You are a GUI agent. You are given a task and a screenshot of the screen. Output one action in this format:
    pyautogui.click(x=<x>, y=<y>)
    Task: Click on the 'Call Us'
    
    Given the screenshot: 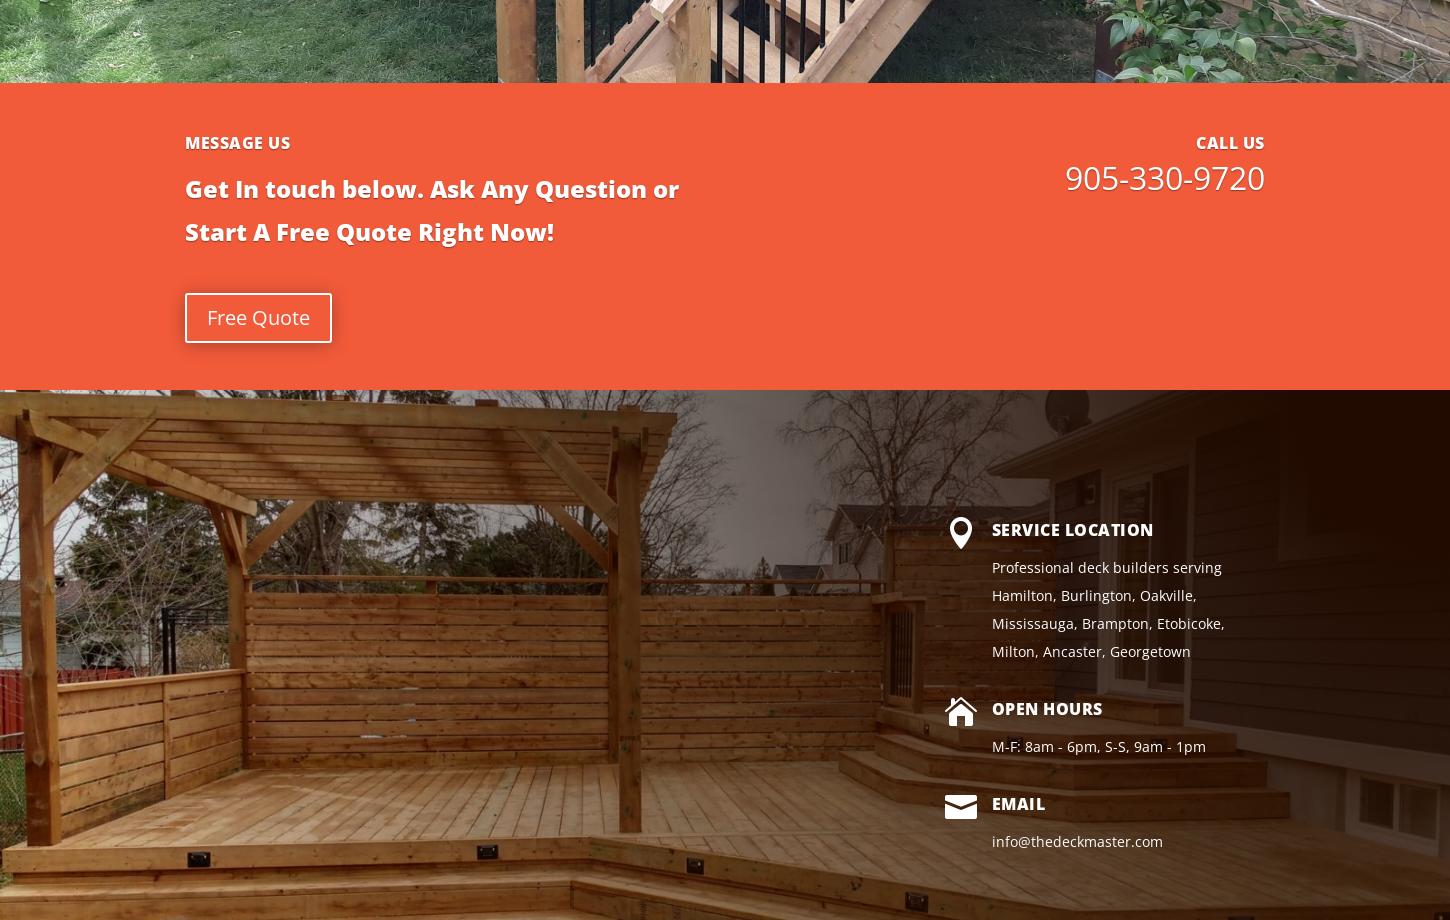 What is the action you would take?
    pyautogui.click(x=1230, y=140)
    